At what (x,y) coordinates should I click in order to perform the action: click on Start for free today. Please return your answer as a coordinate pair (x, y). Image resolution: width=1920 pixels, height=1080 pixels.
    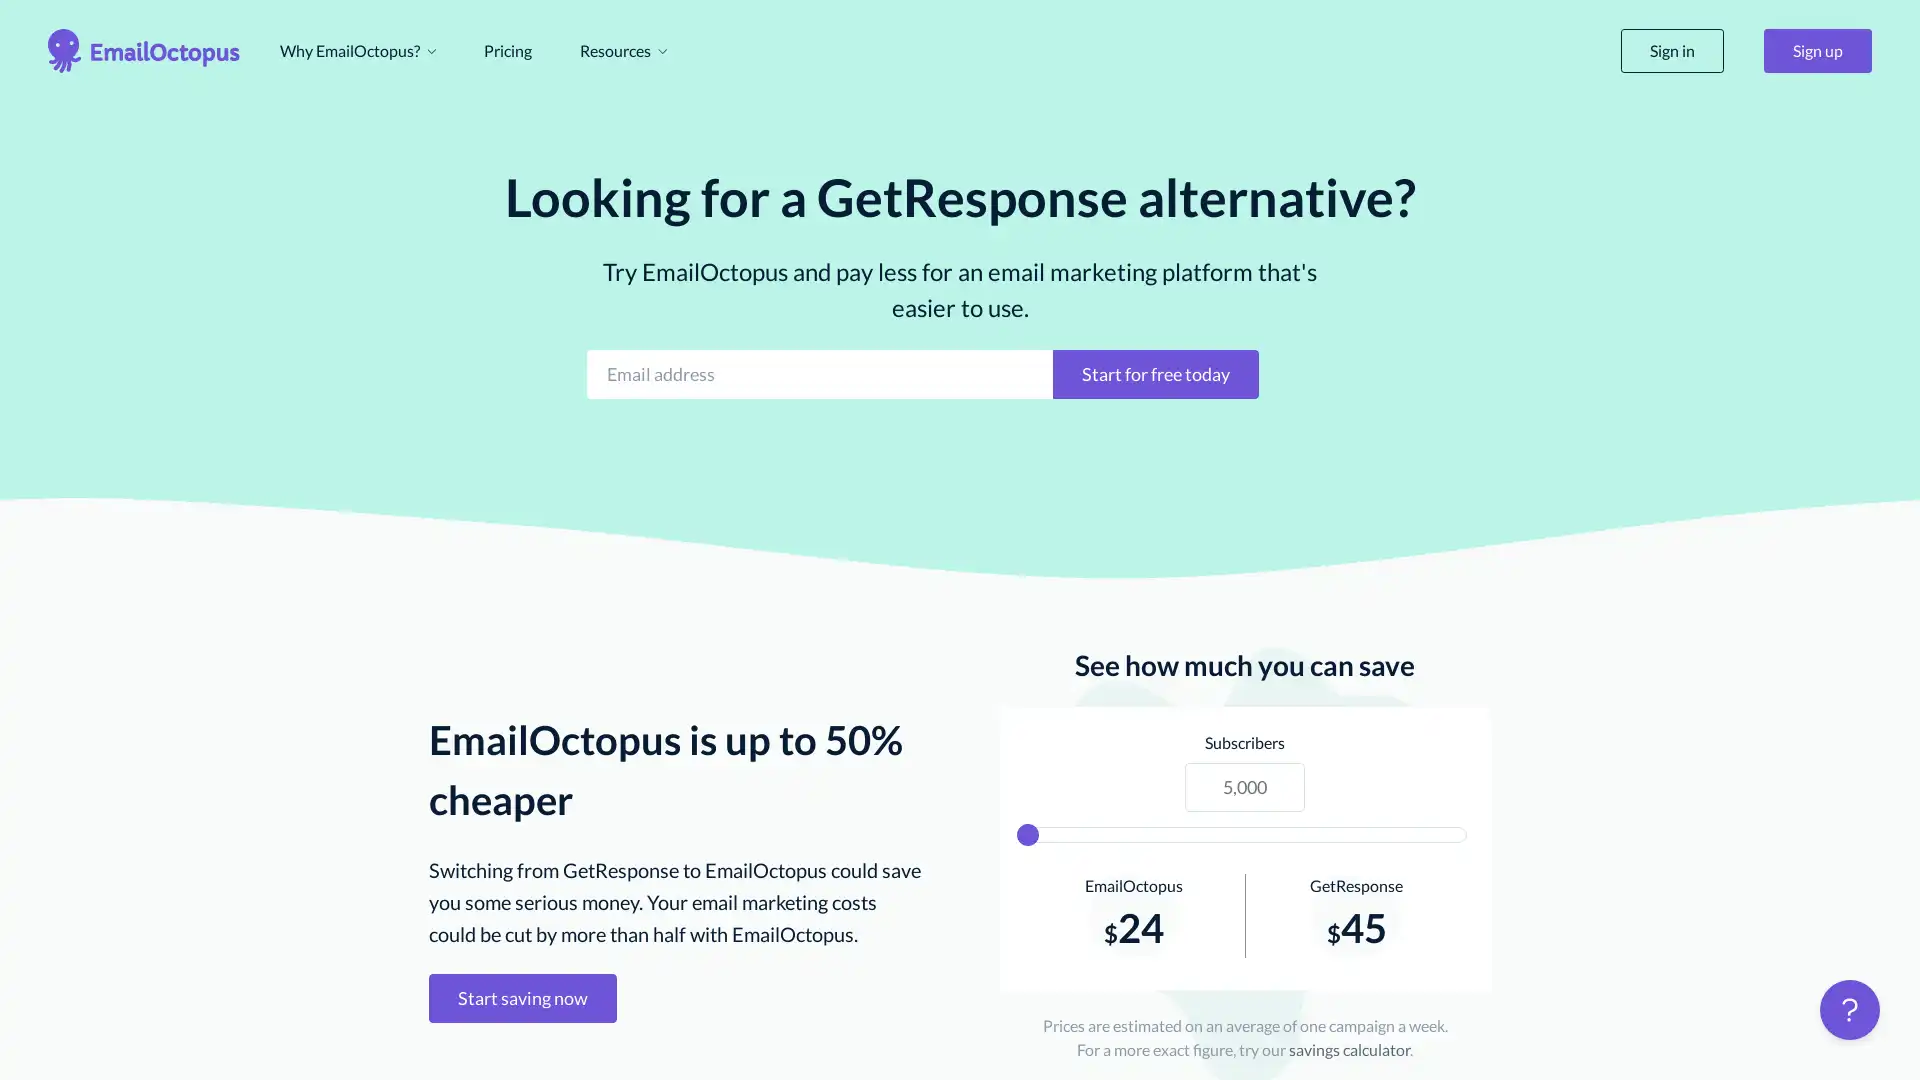
    Looking at the image, I should click on (1156, 373).